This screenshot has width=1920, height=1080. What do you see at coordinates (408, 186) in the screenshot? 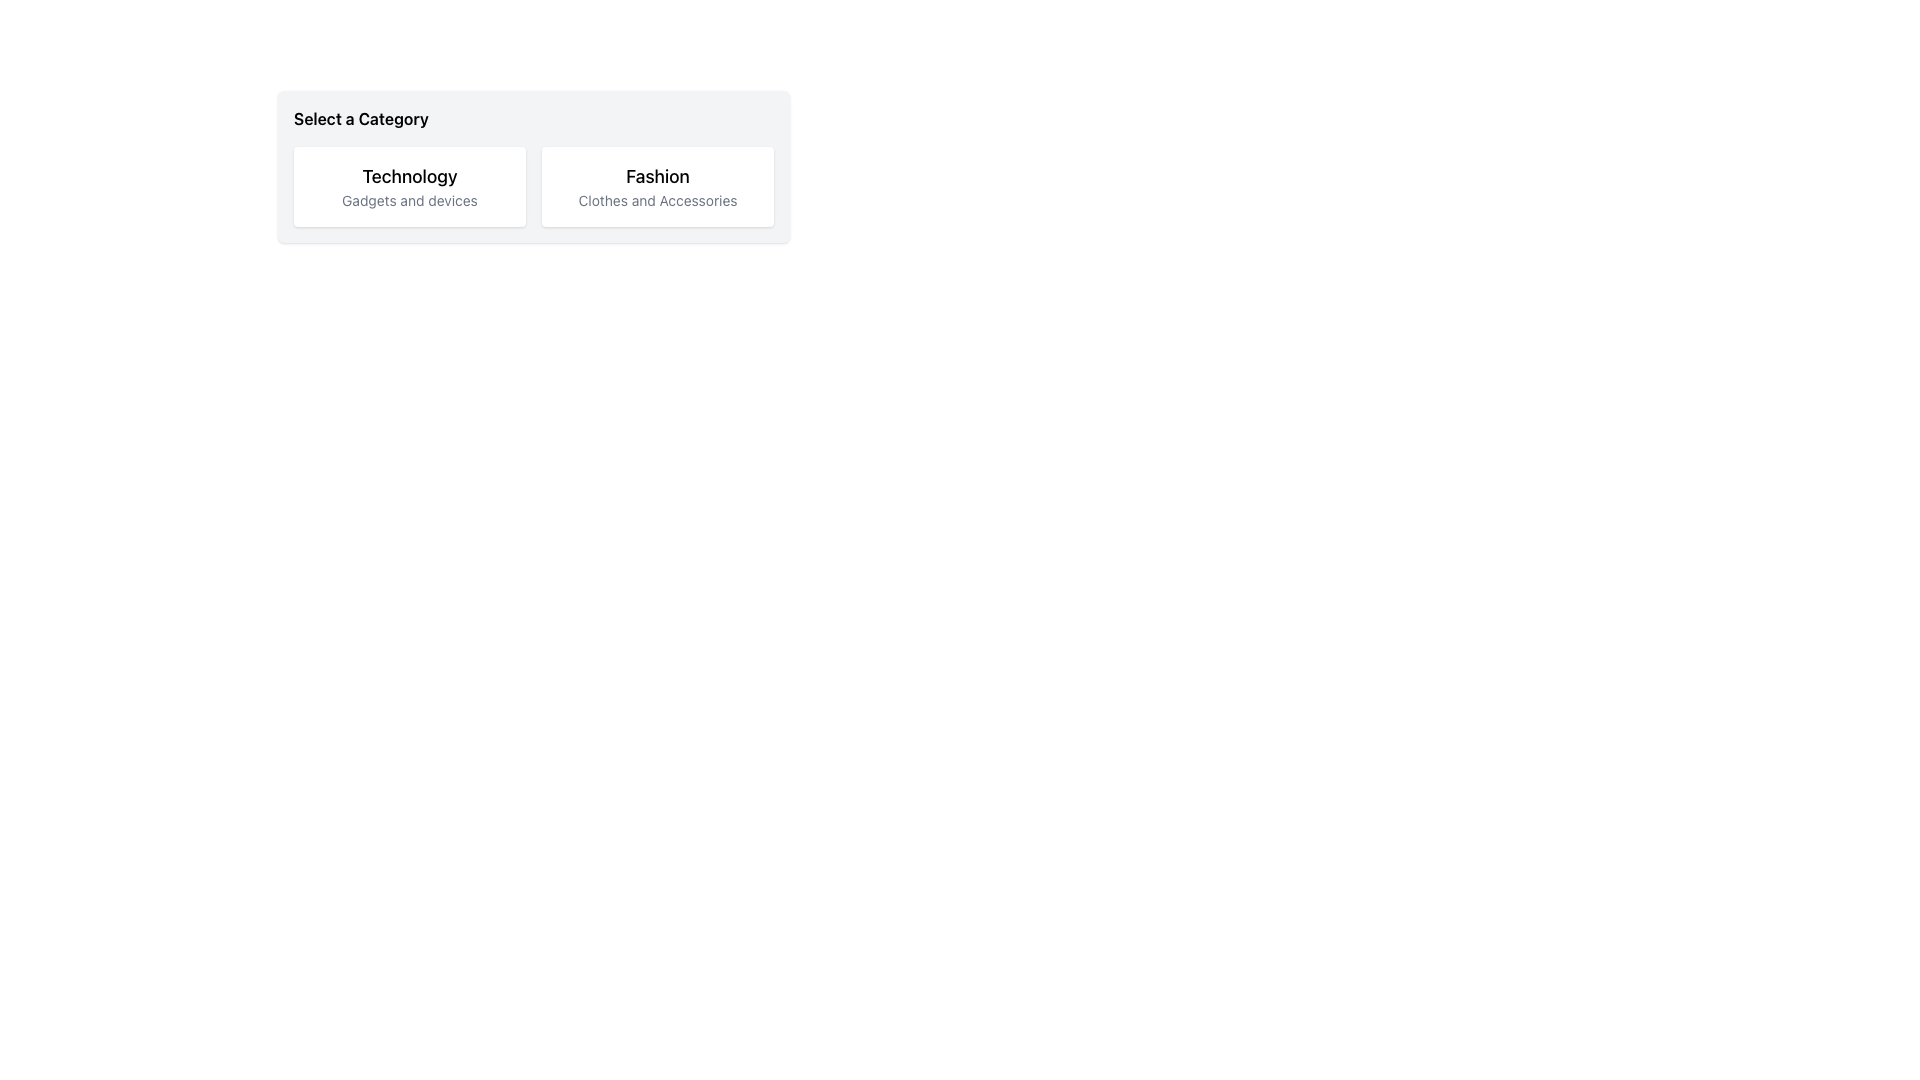
I see `the first selectable category card labeled 'Technology' in the top-left quadrant of the grid` at bounding box center [408, 186].